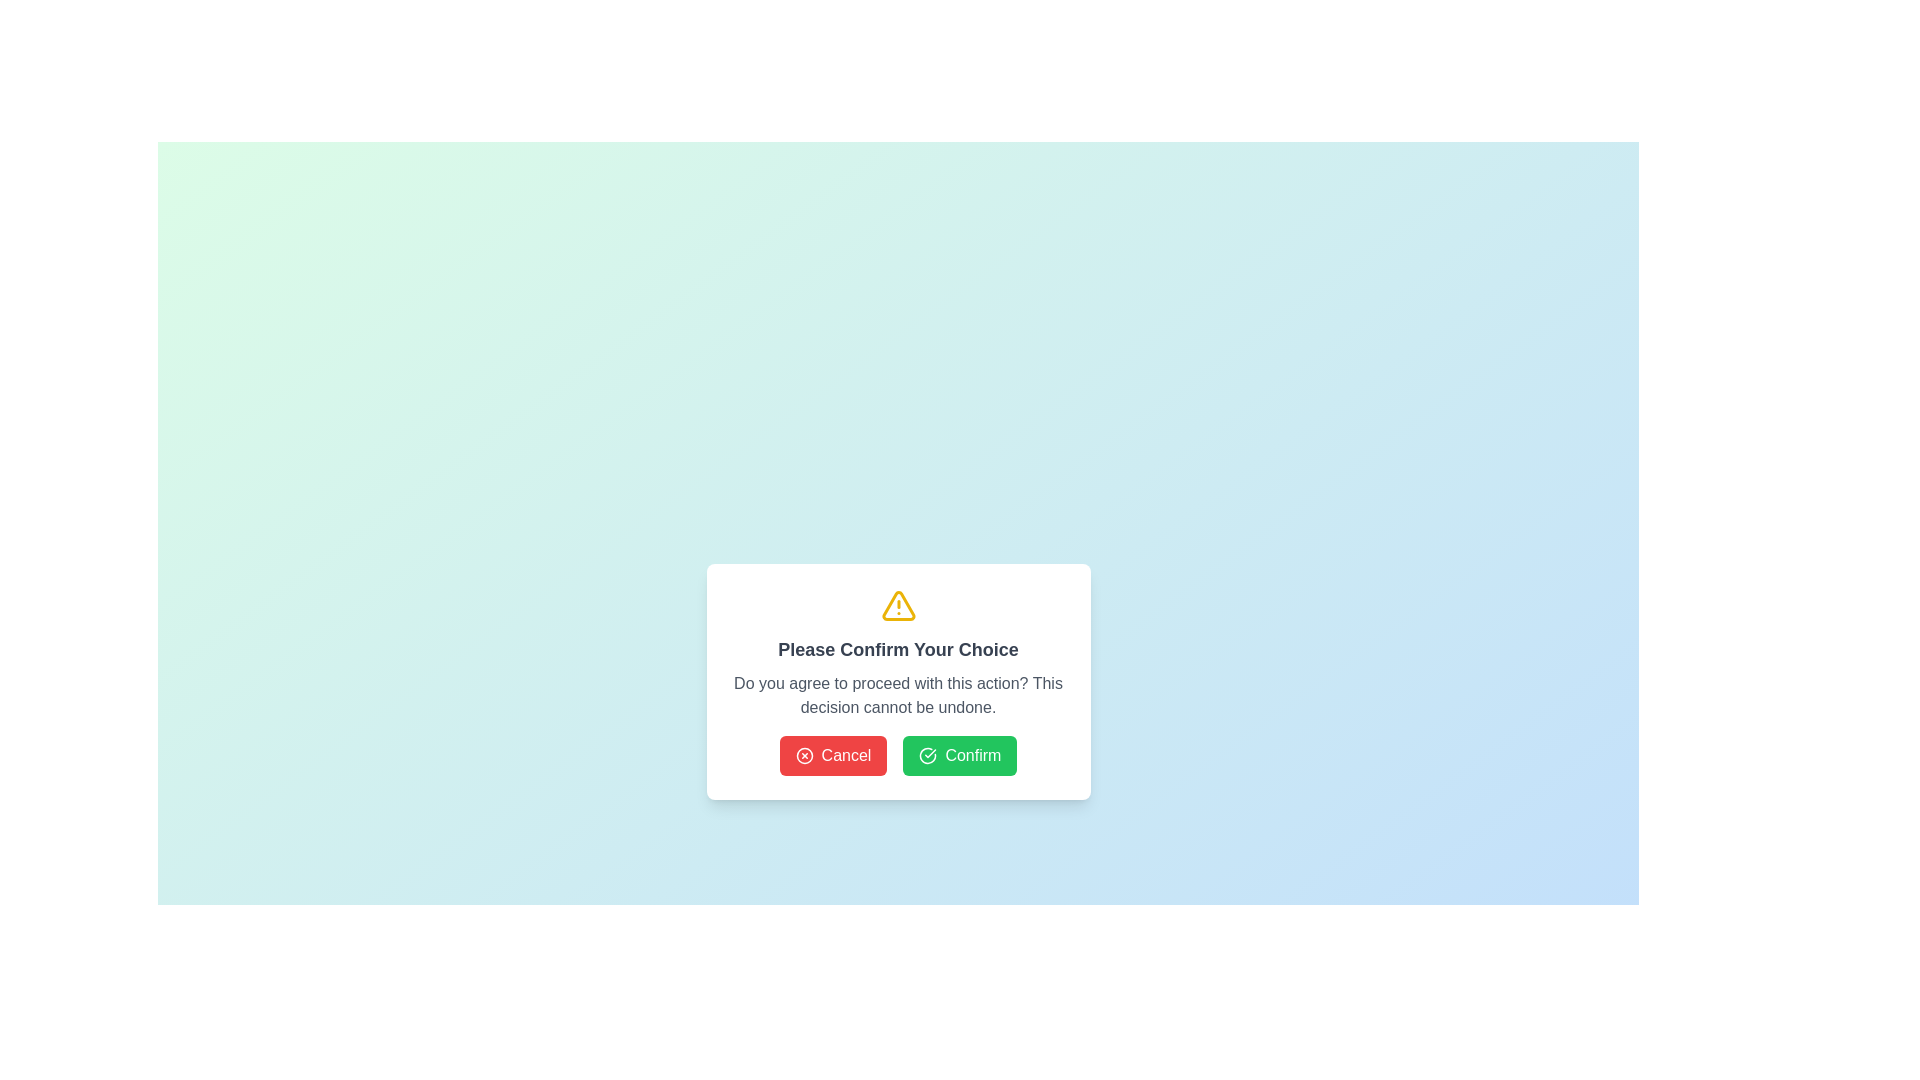 Image resolution: width=1920 pixels, height=1080 pixels. Describe the element at coordinates (927, 756) in the screenshot. I see `the Confirm button, which contains a circular icon with a checkmark inside` at that location.